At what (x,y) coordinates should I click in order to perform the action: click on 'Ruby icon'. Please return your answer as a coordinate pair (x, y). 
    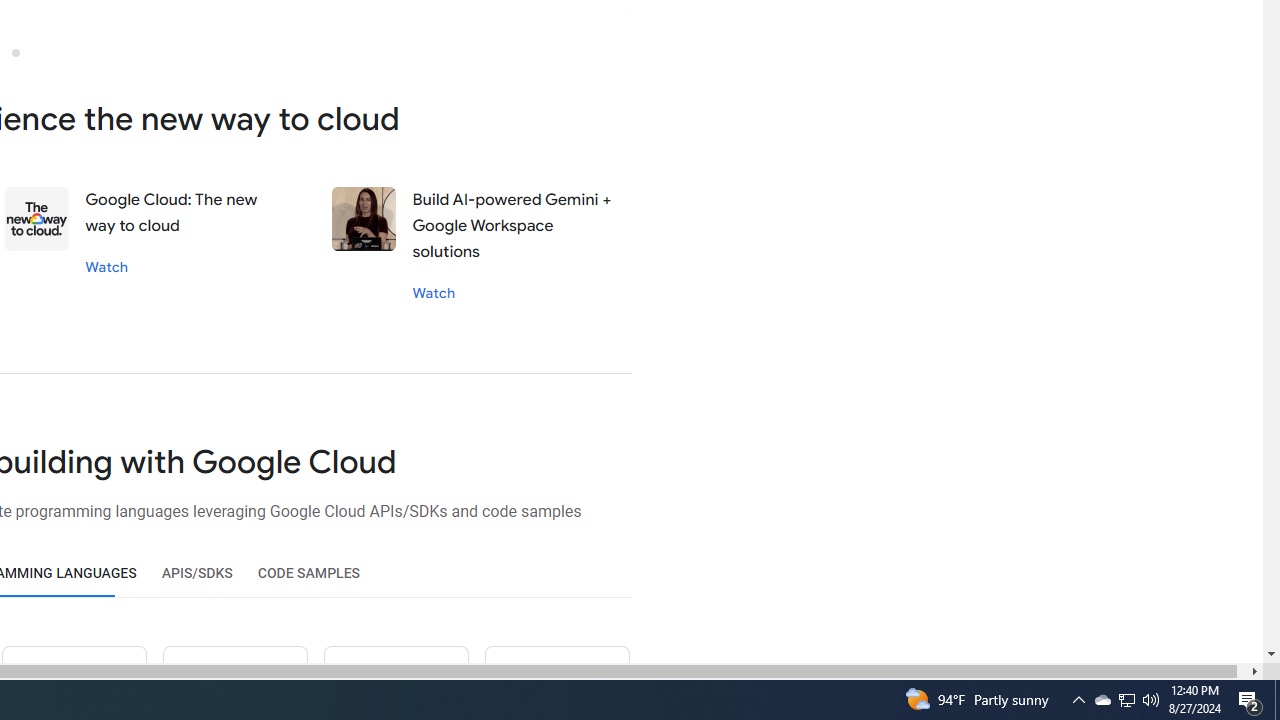
    Looking at the image, I should click on (235, 681).